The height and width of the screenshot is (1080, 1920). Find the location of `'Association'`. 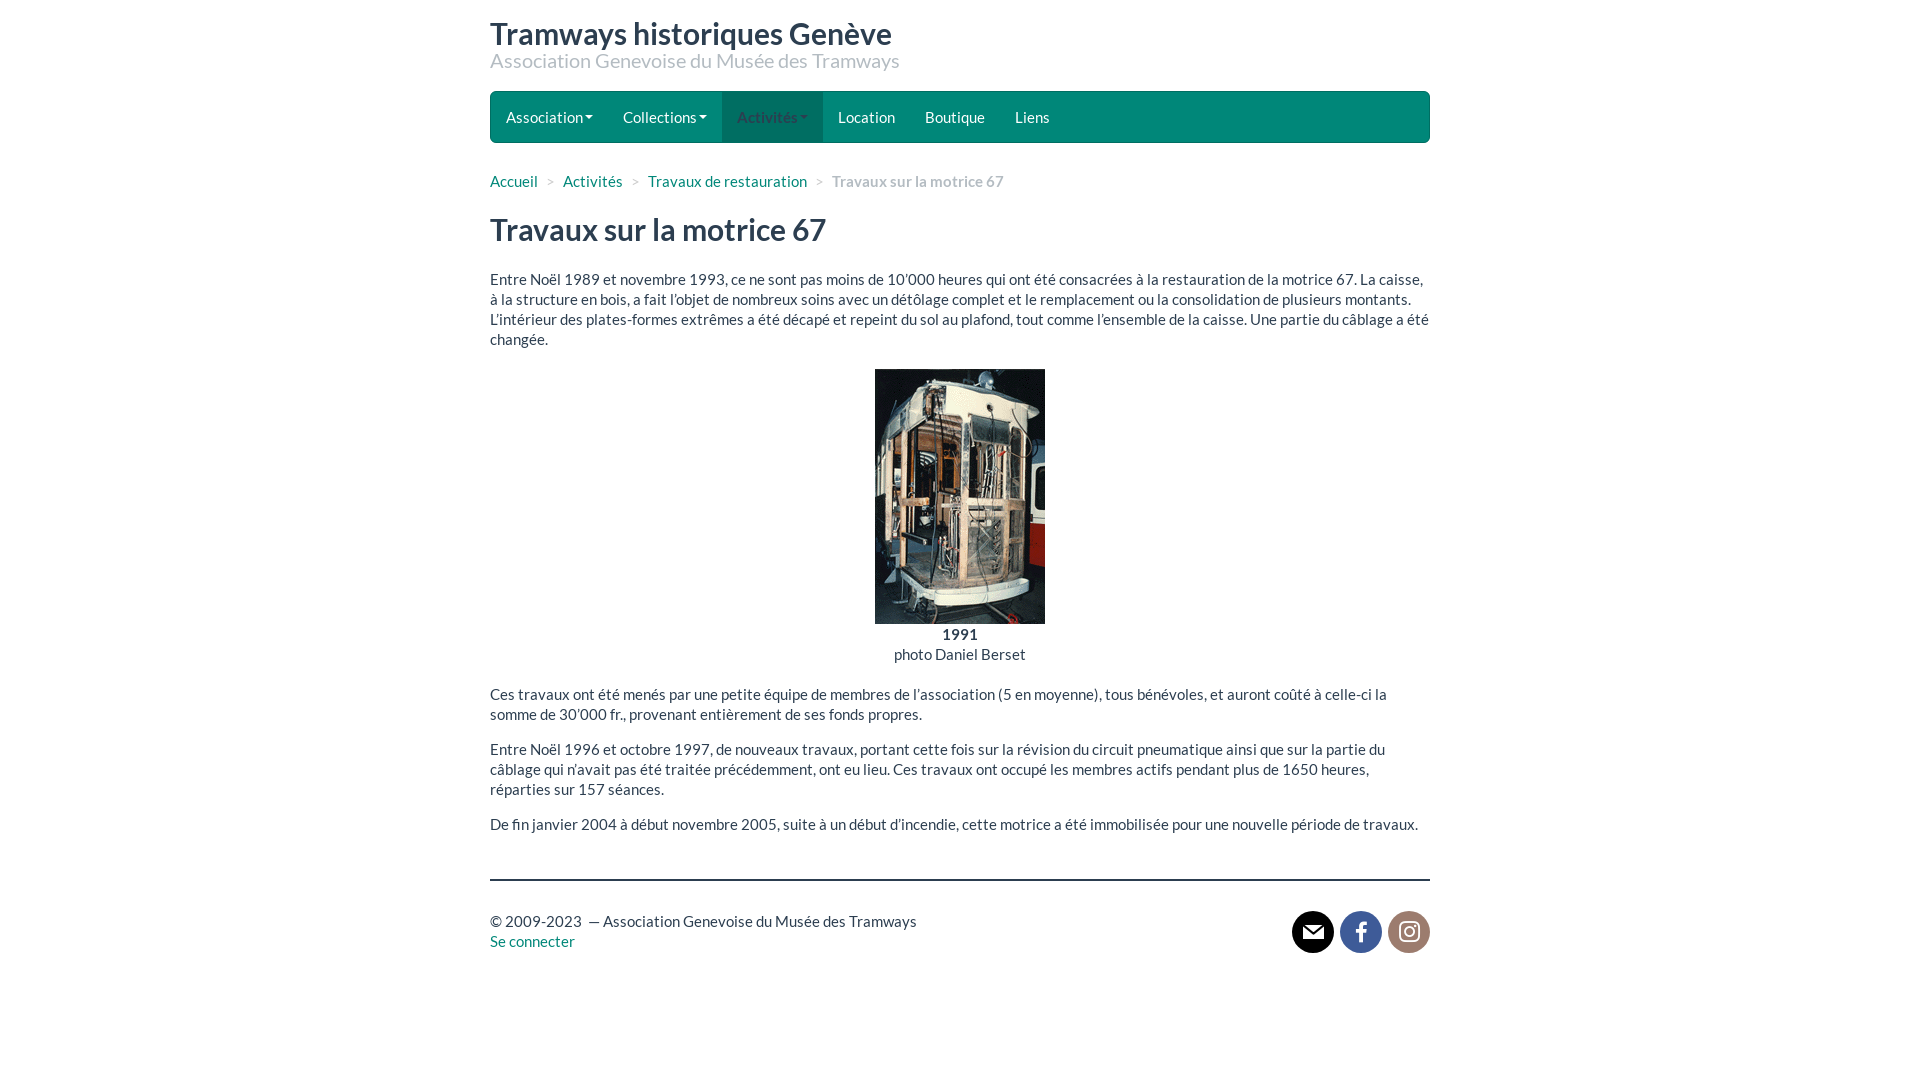

'Association' is located at coordinates (549, 116).